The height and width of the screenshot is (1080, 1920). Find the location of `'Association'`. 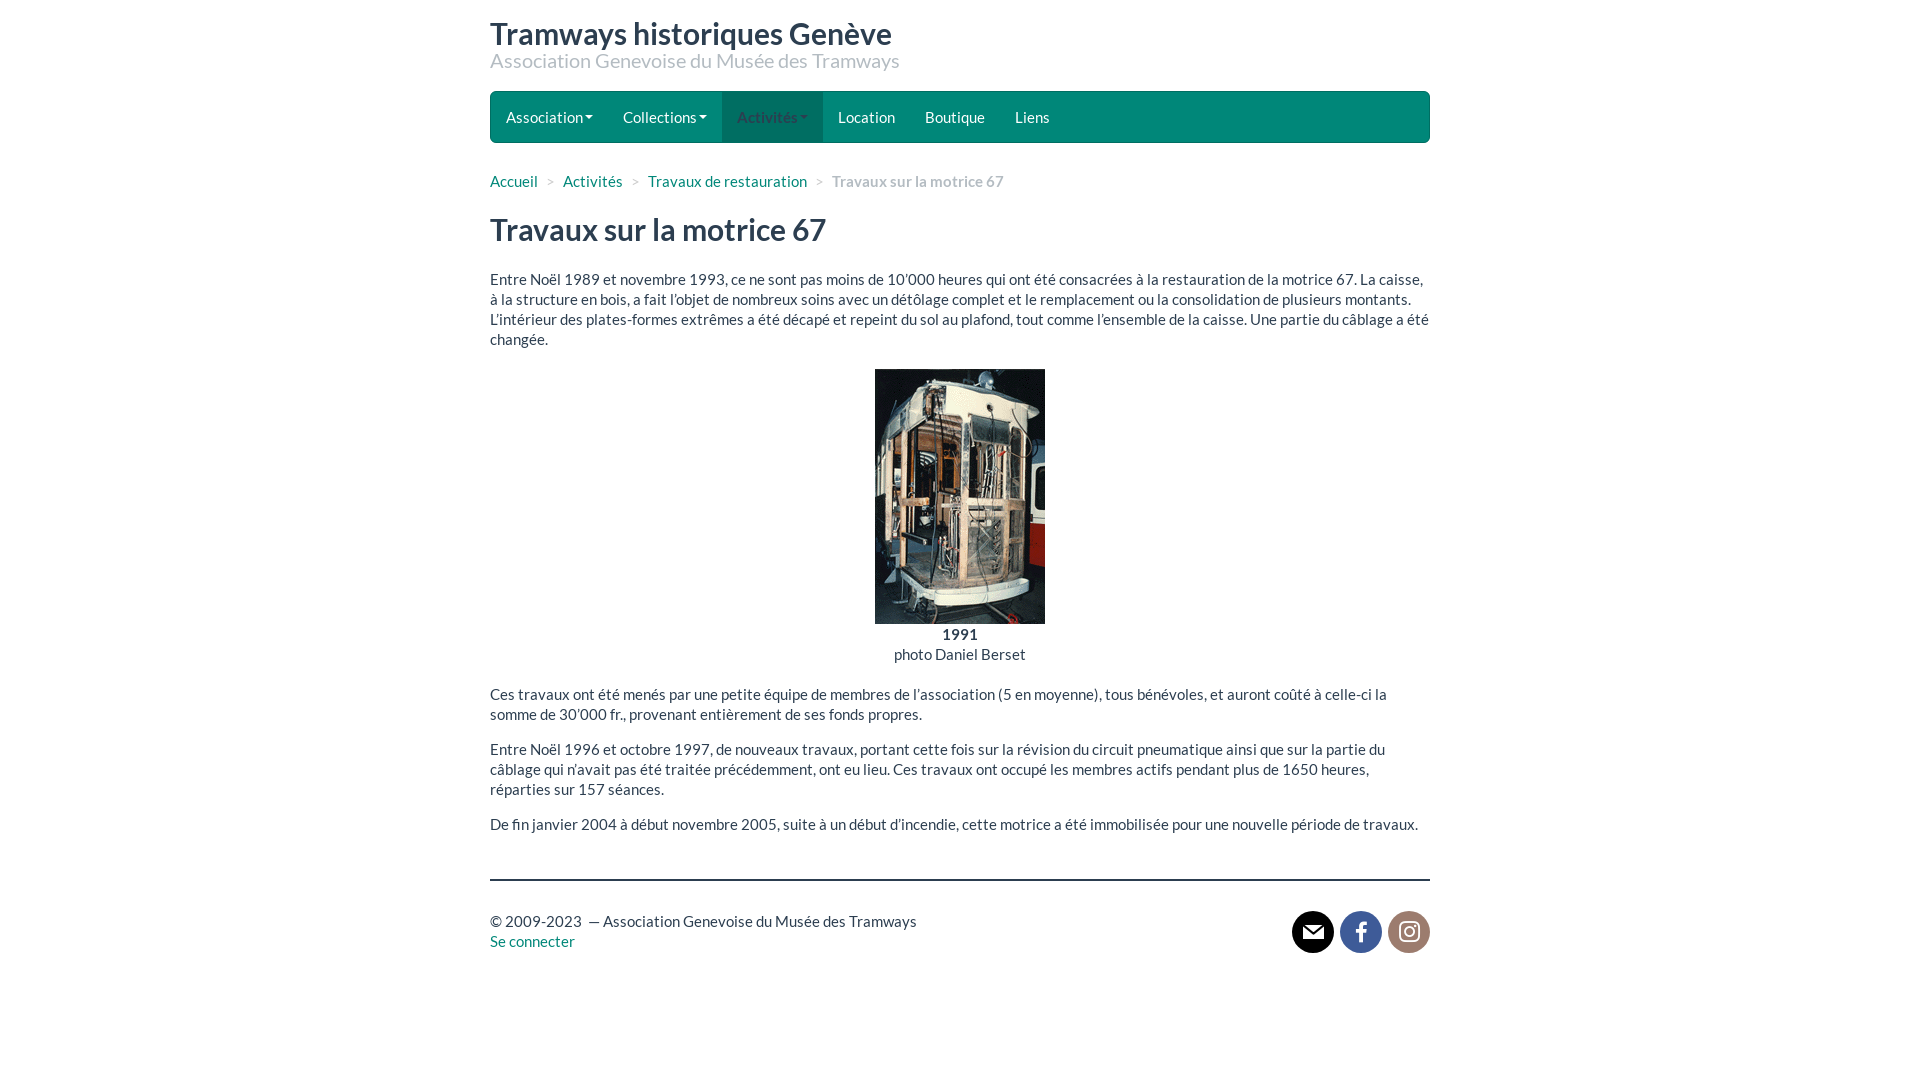

'Association' is located at coordinates (549, 116).